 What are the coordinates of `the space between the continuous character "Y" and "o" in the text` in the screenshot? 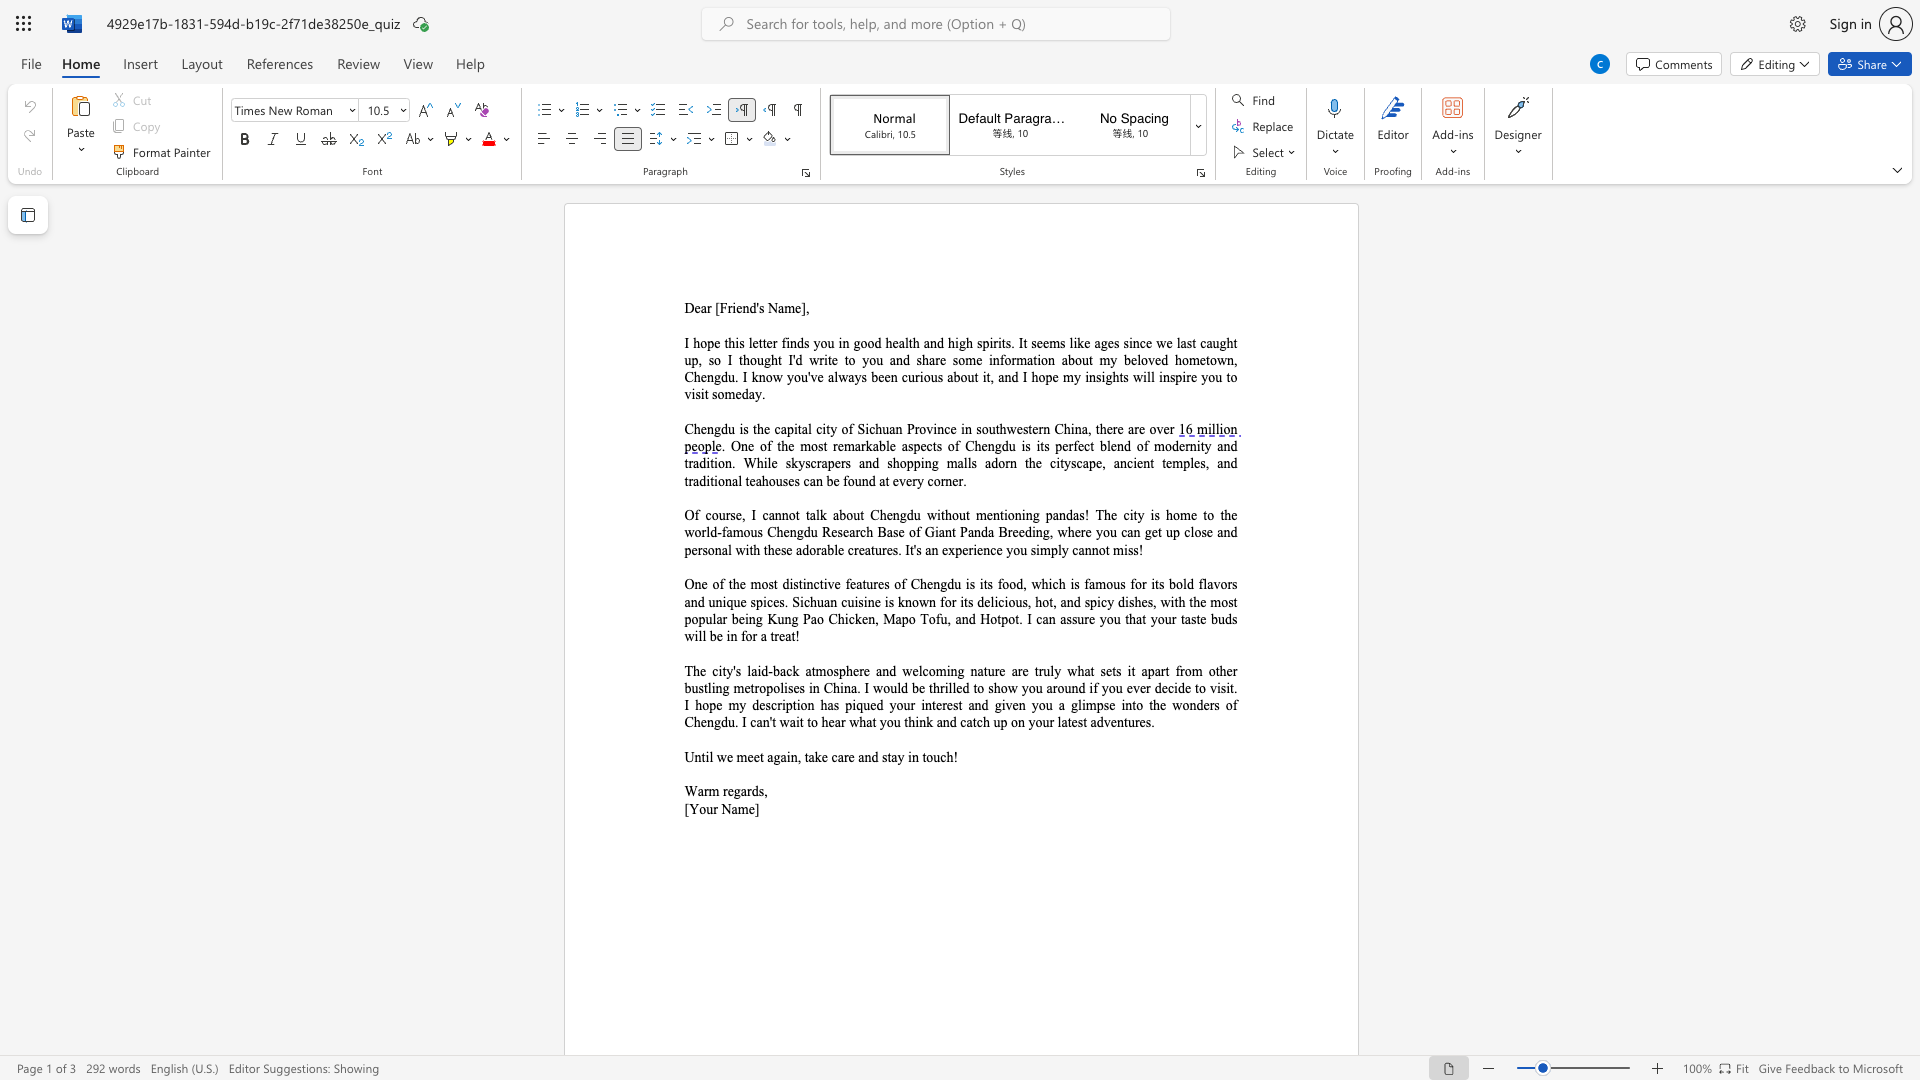 It's located at (698, 808).